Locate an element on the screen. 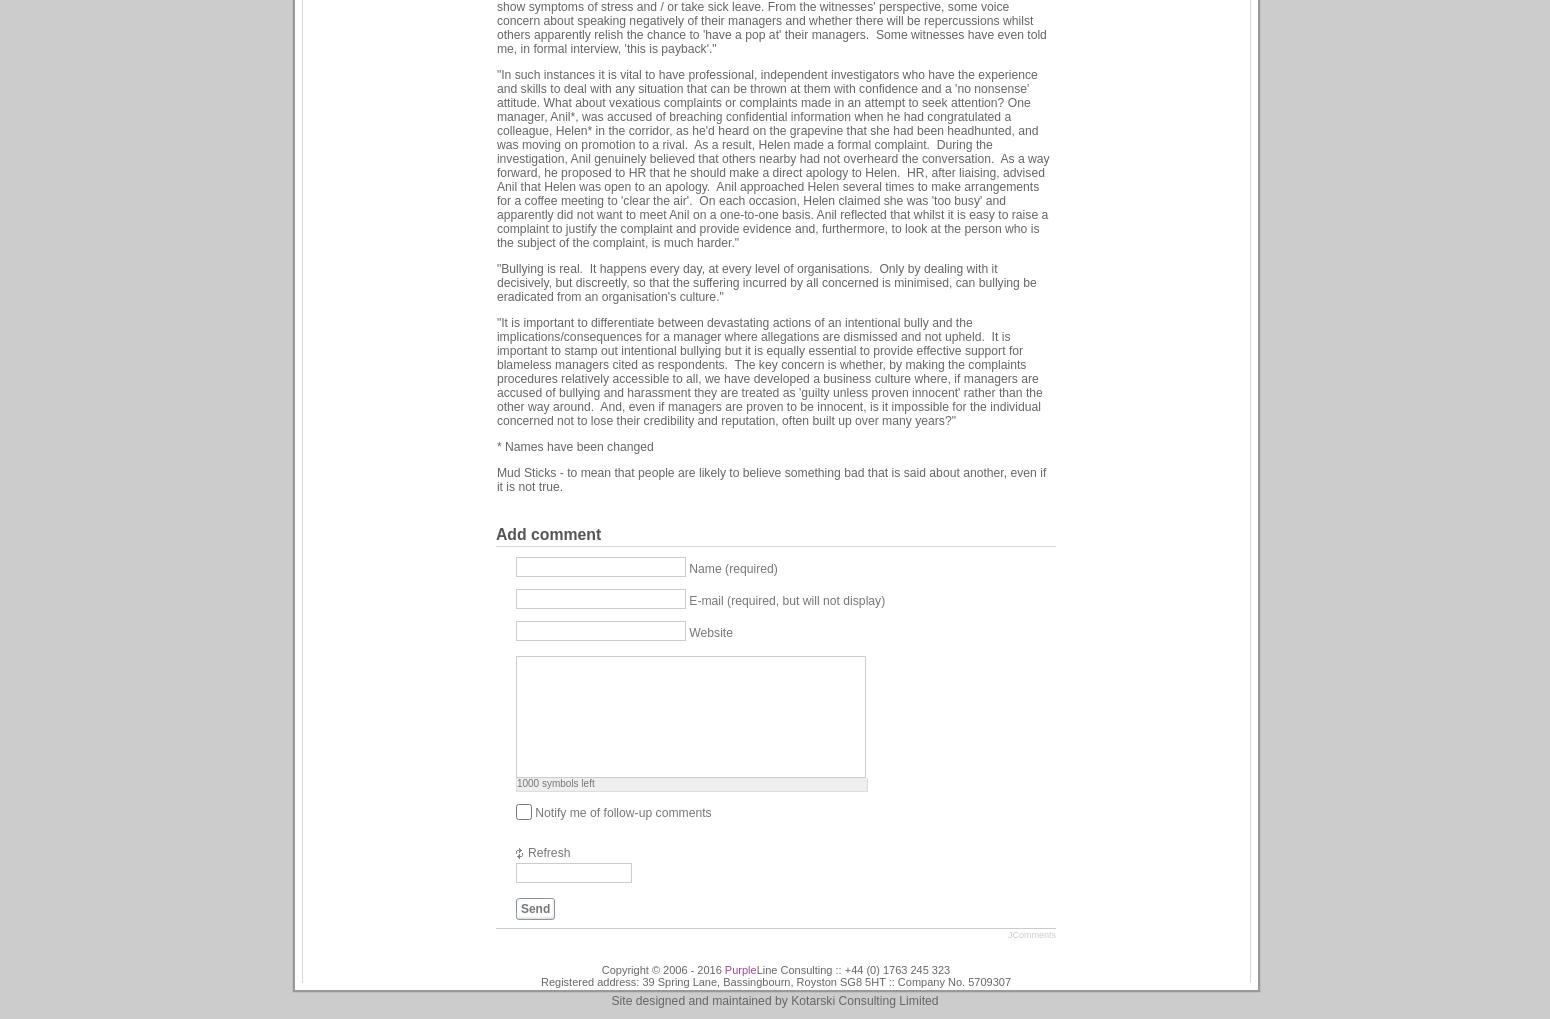 The width and height of the screenshot is (1550, 1019). 'Purple' is located at coordinates (739, 968).